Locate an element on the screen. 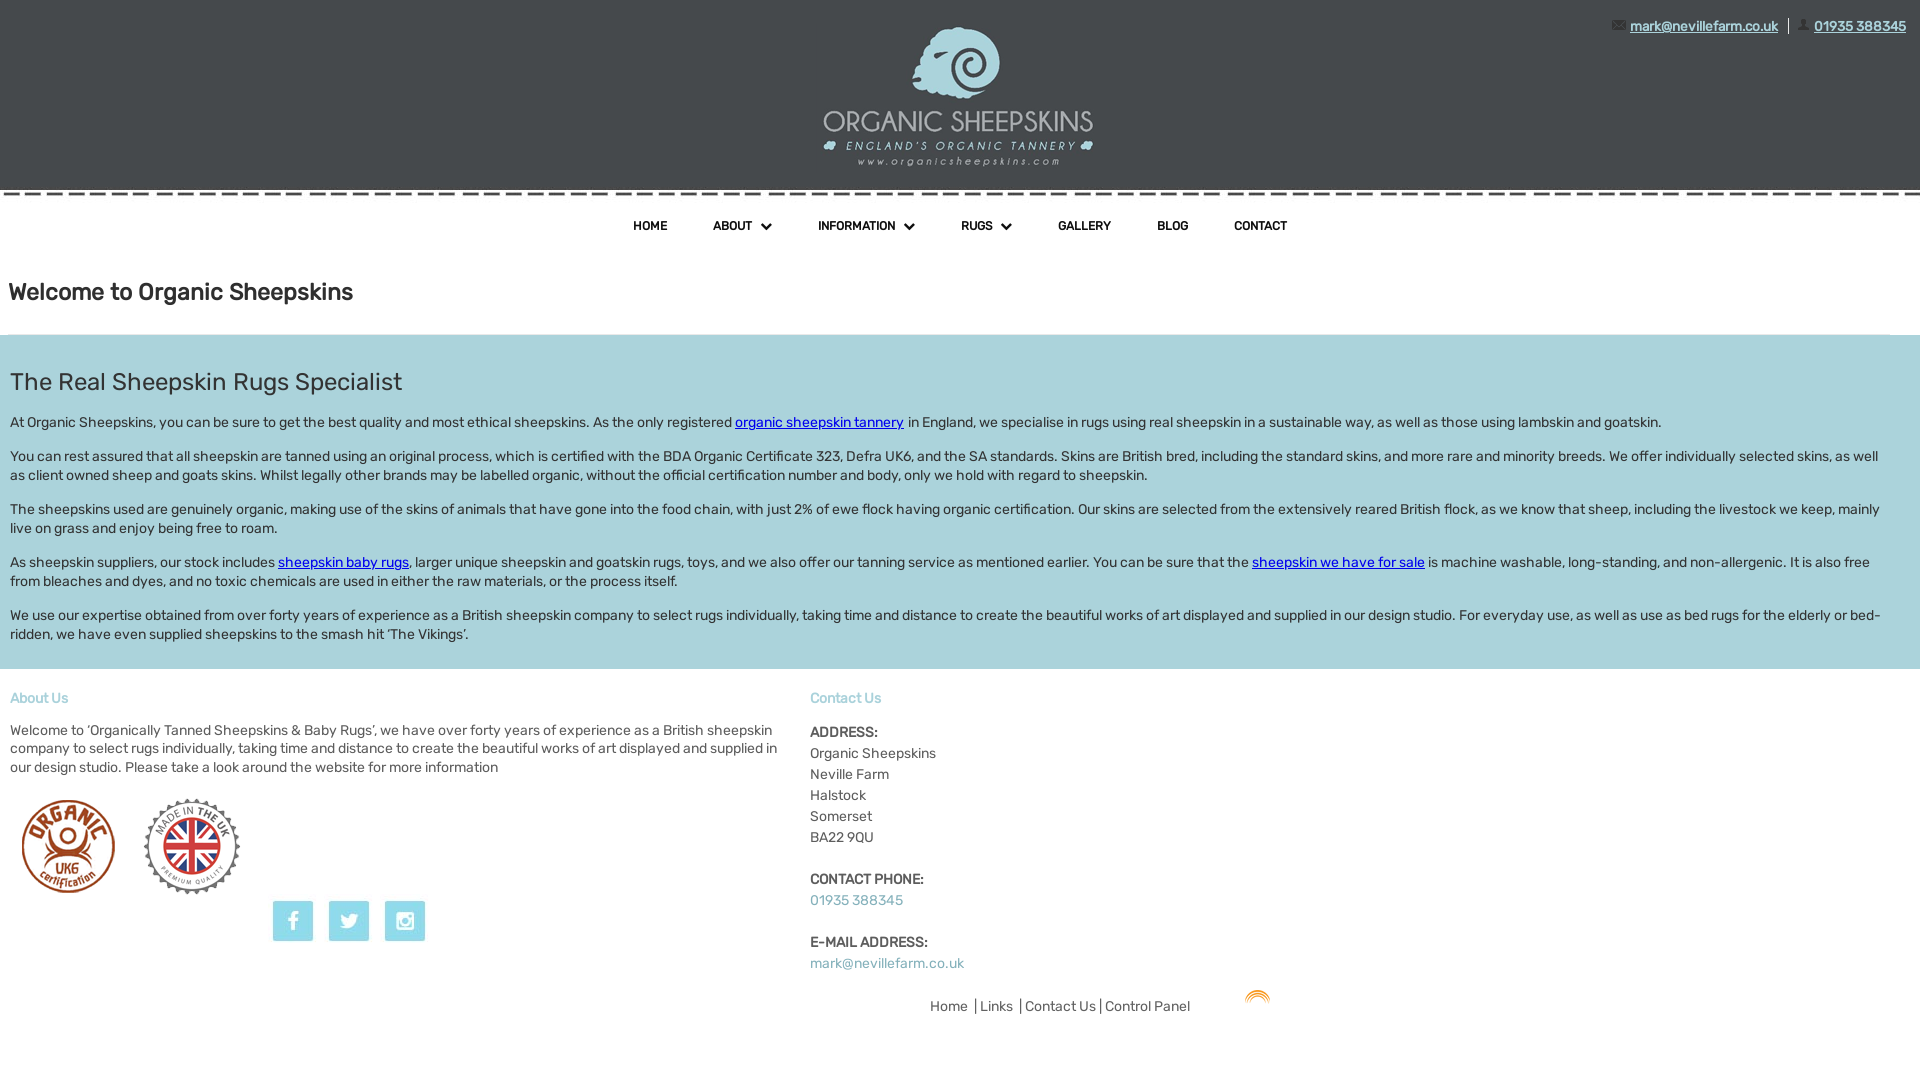  'organic sheepskin tannery' is located at coordinates (819, 421).